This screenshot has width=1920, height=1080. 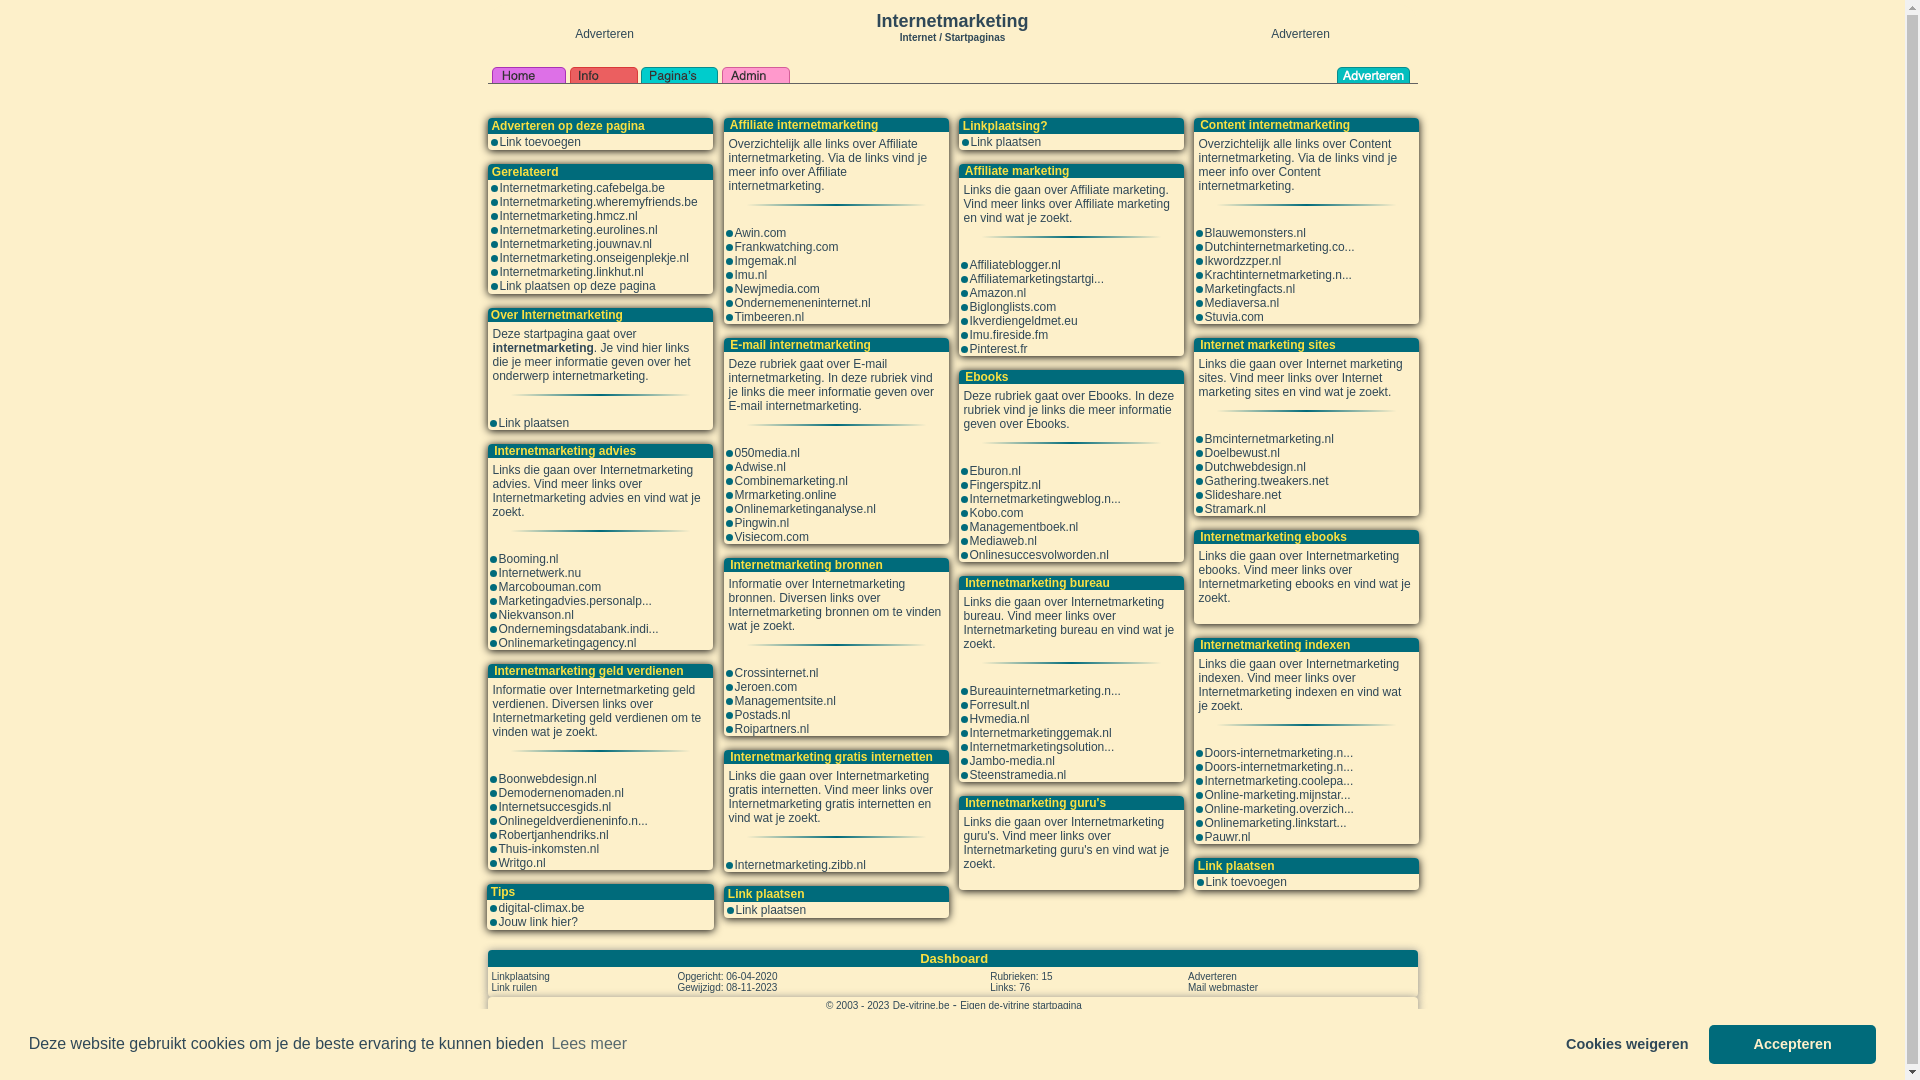 I want to click on 'Internetmarketing.zibb.nl', so click(x=798, y=863).